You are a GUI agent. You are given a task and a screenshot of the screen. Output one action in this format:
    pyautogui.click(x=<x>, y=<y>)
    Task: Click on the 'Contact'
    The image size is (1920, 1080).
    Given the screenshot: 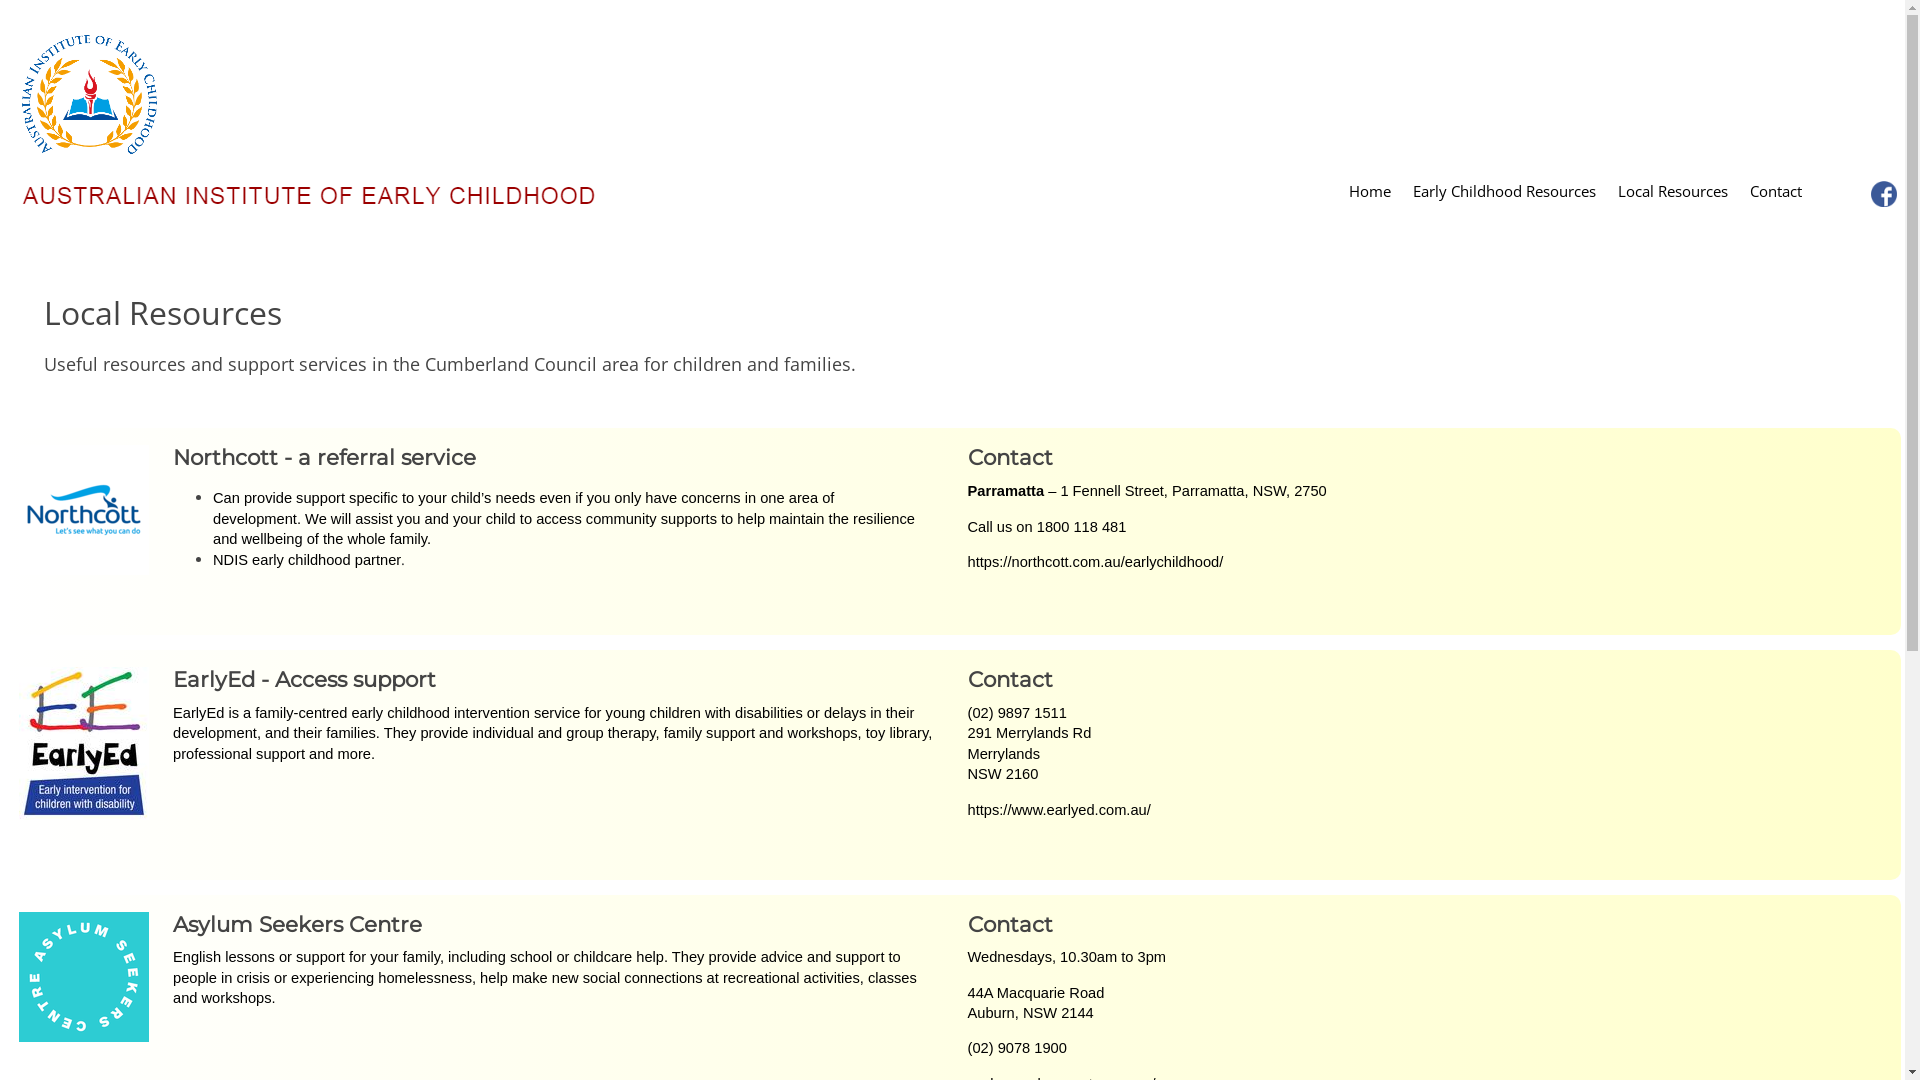 What is the action you would take?
    pyautogui.click(x=1776, y=193)
    